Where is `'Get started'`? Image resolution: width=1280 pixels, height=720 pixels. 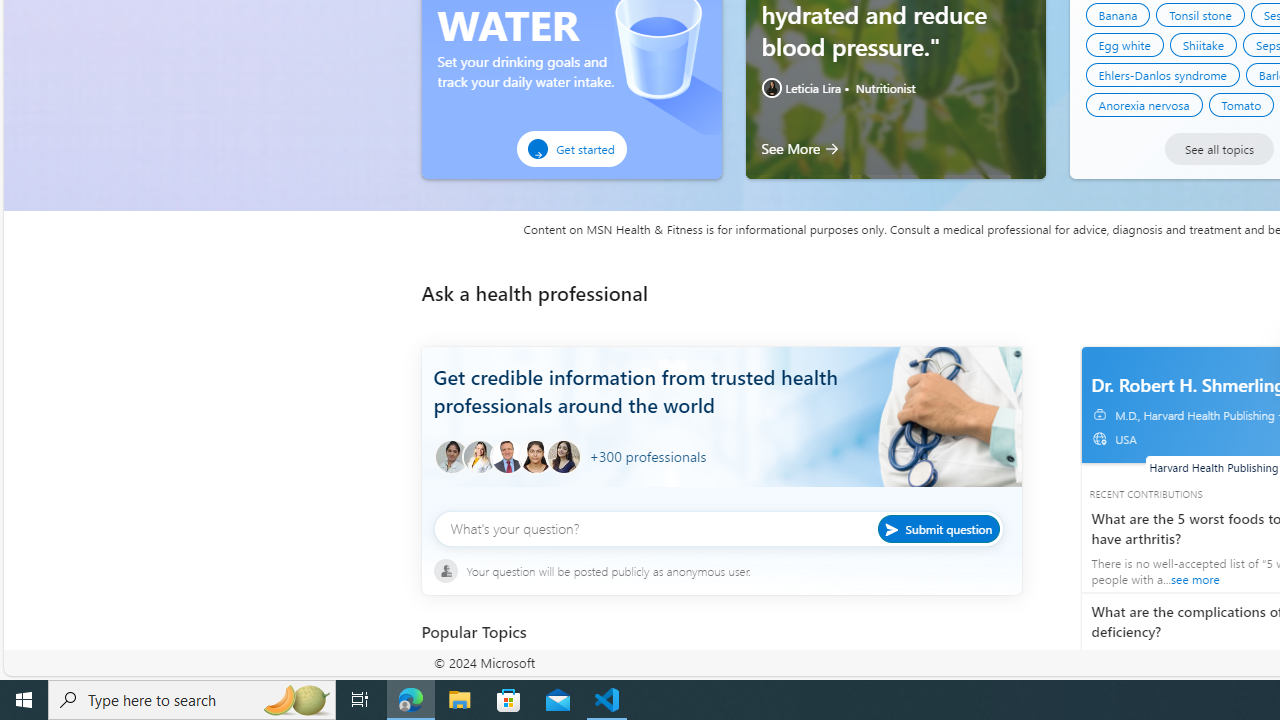 'Get started' is located at coordinates (570, 148).